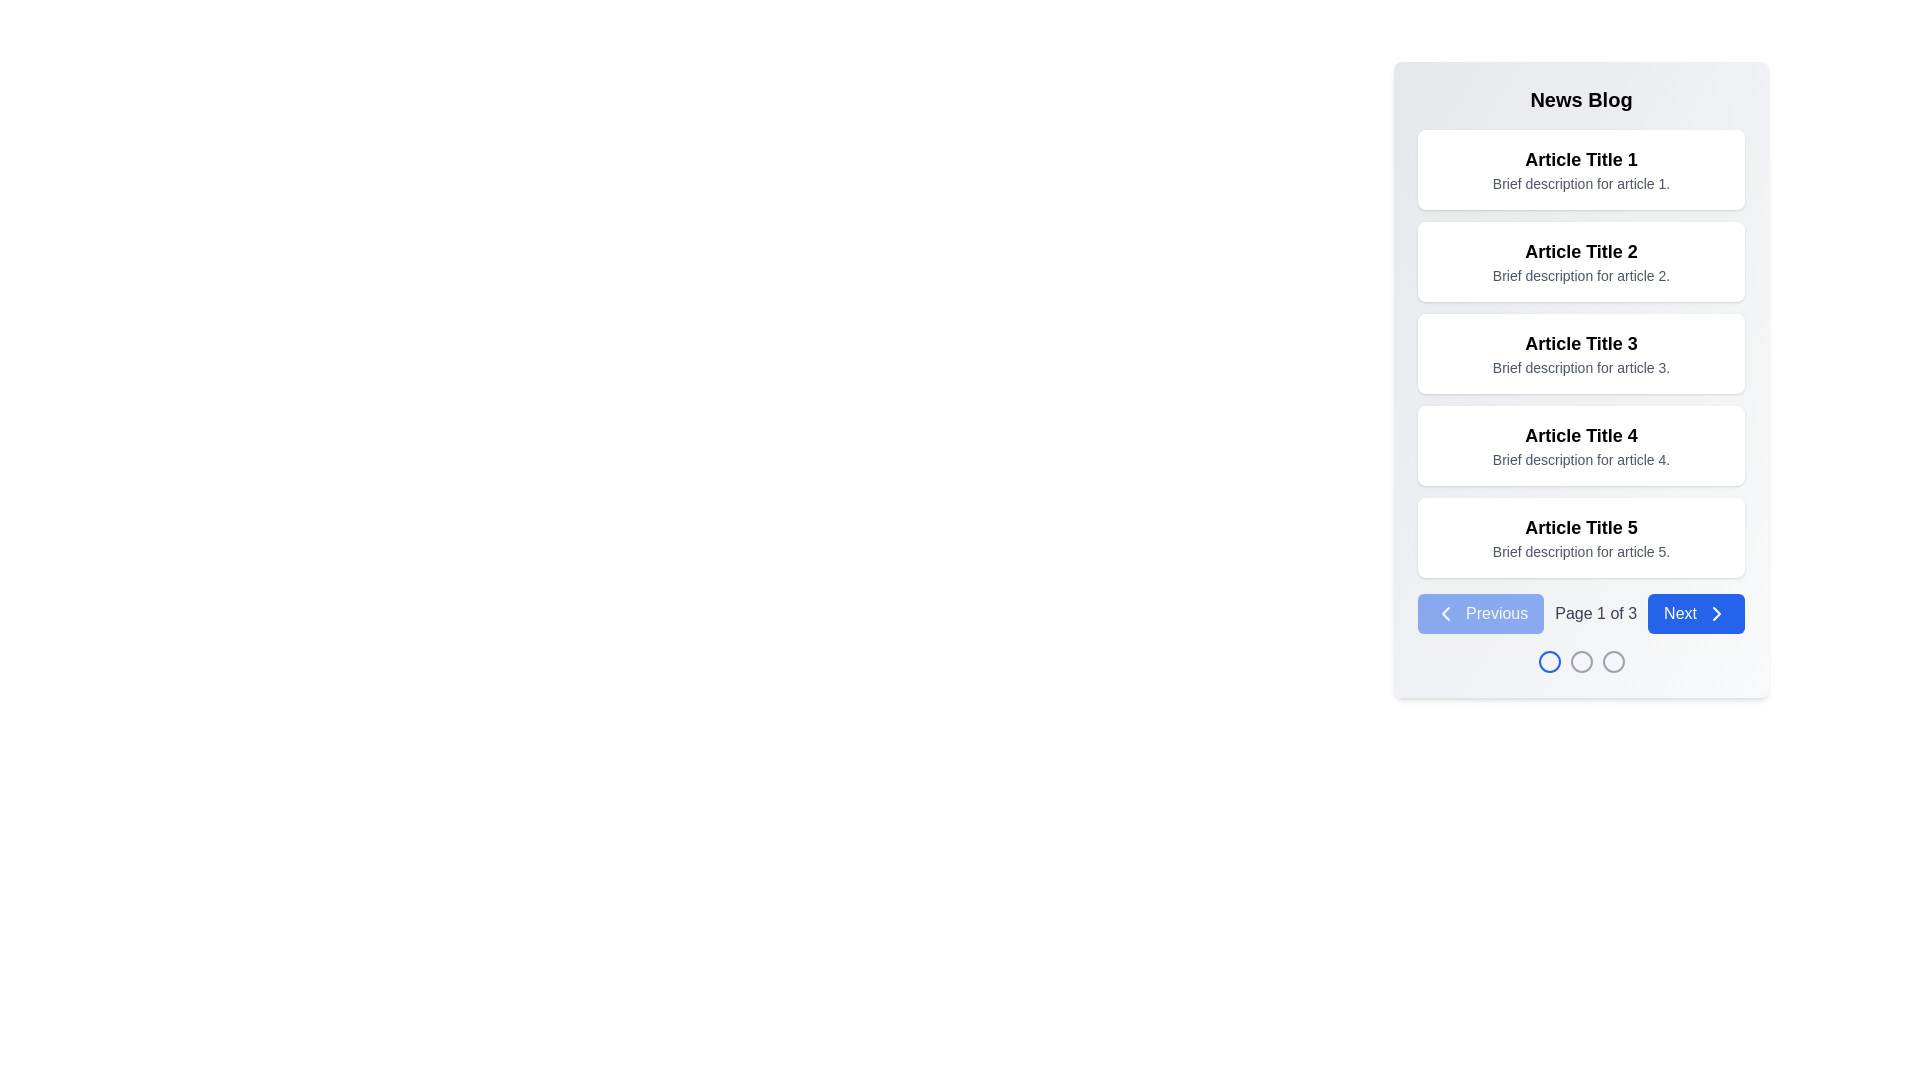  Describe the element at coordinates (1580, 353) in the screenshot. I see `the center of the third Content card in the vertically-stacked list` at that location.